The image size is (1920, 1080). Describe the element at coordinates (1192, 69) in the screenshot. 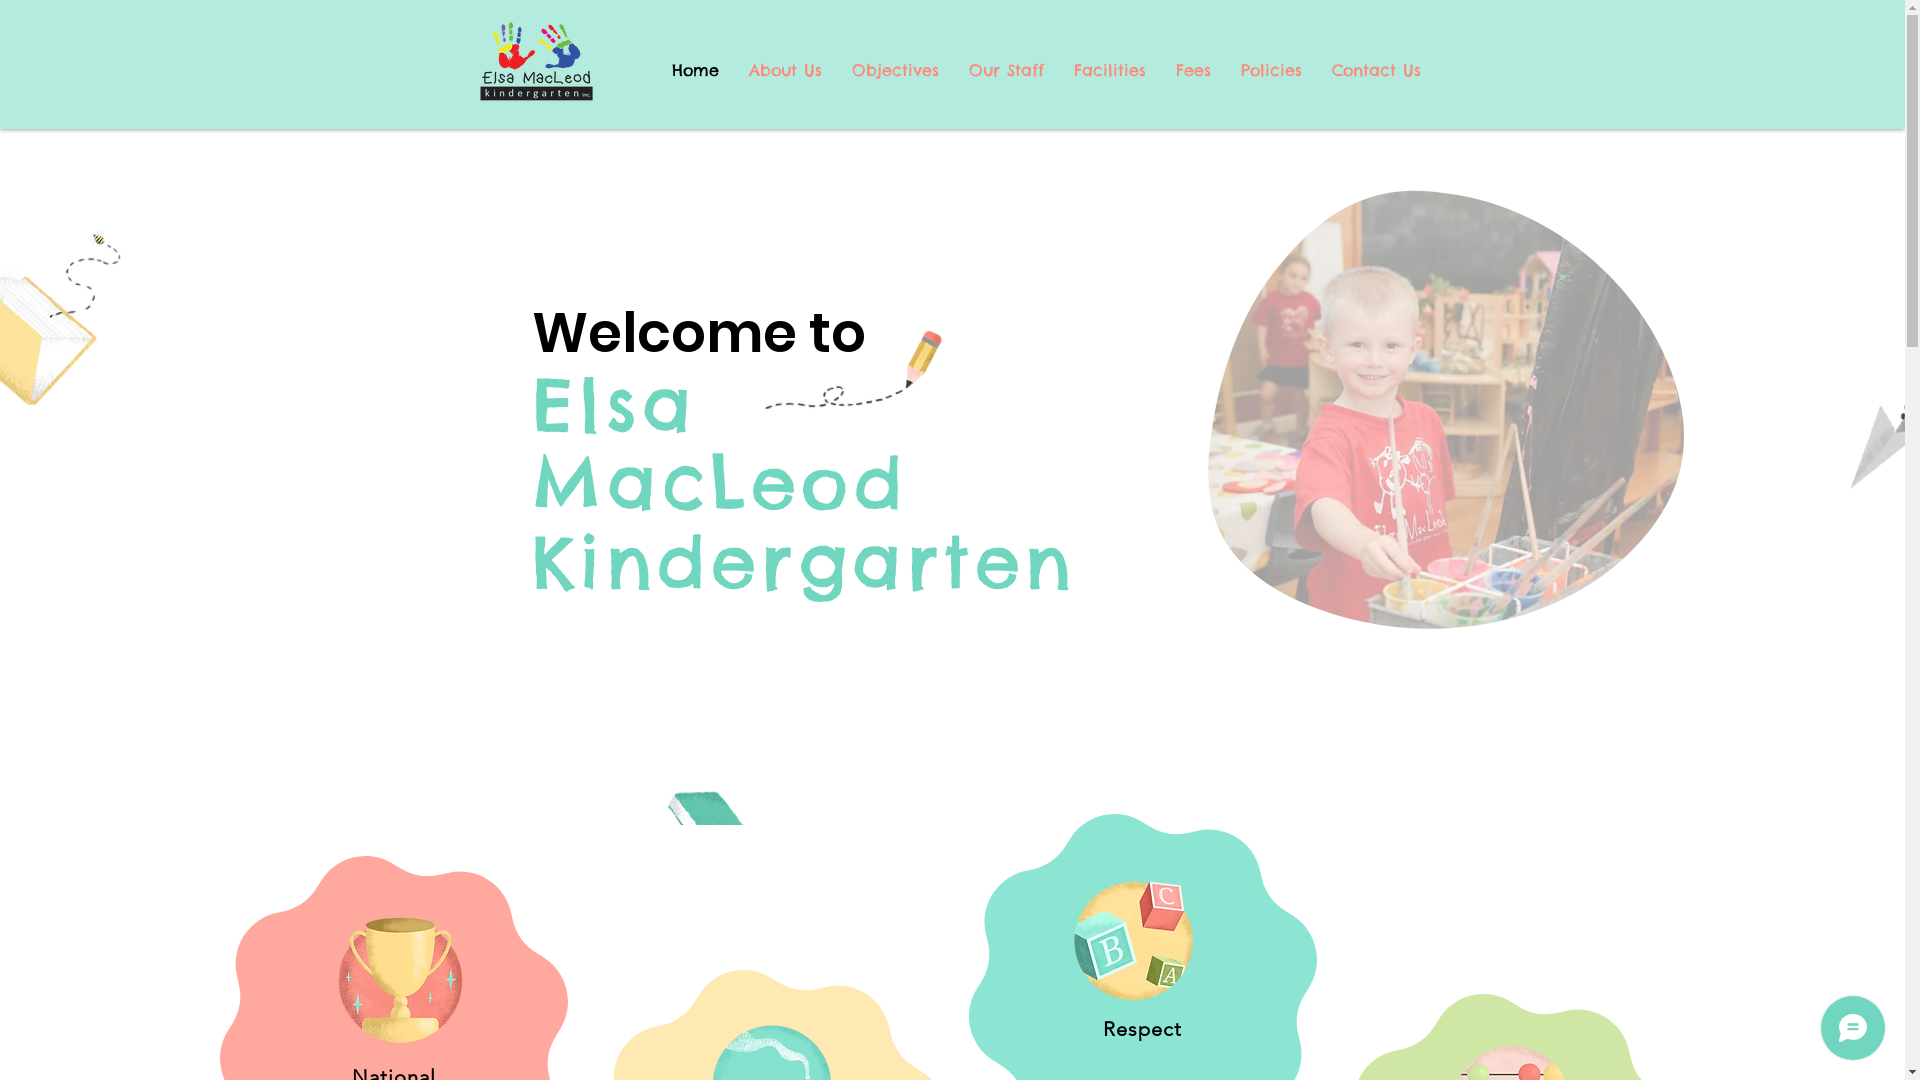

I see `'Fees'` at that location.